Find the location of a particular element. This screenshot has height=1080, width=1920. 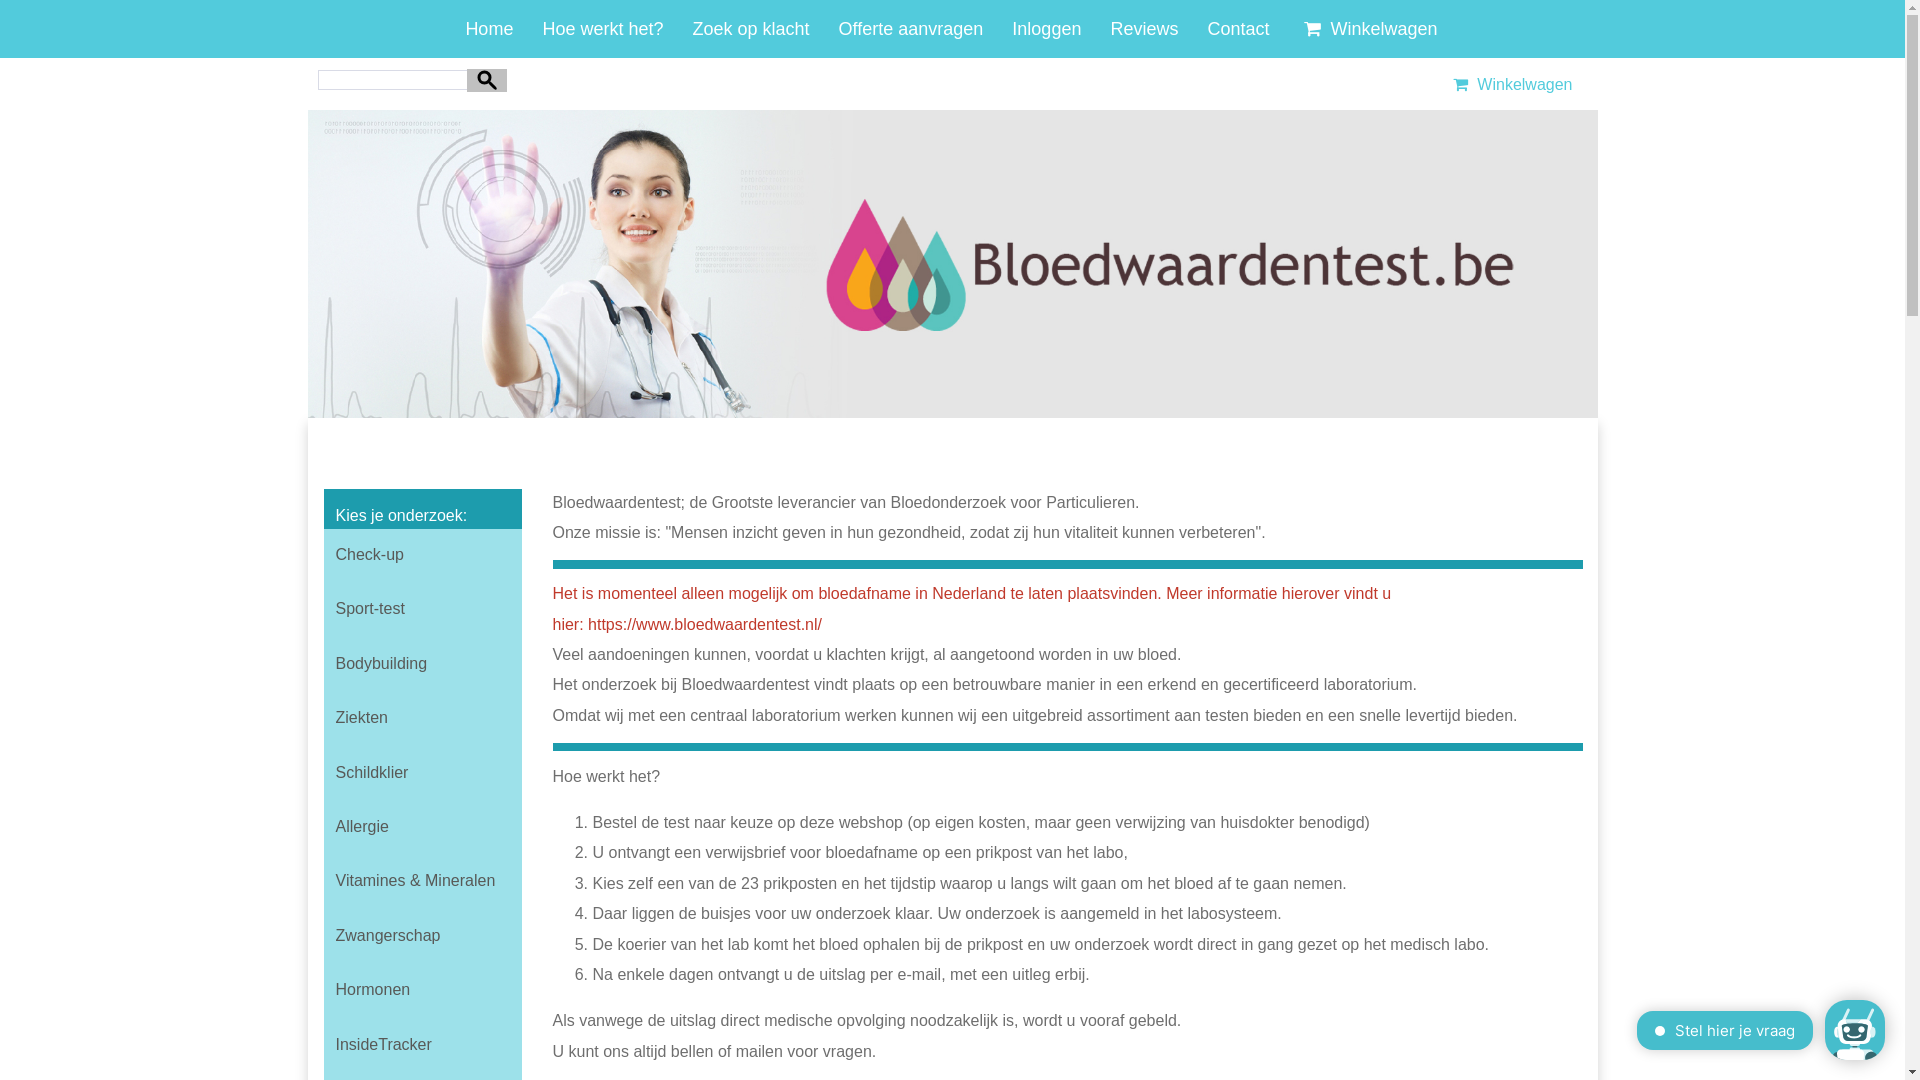

'Inloggen' is located at coordinates (1045, 29).